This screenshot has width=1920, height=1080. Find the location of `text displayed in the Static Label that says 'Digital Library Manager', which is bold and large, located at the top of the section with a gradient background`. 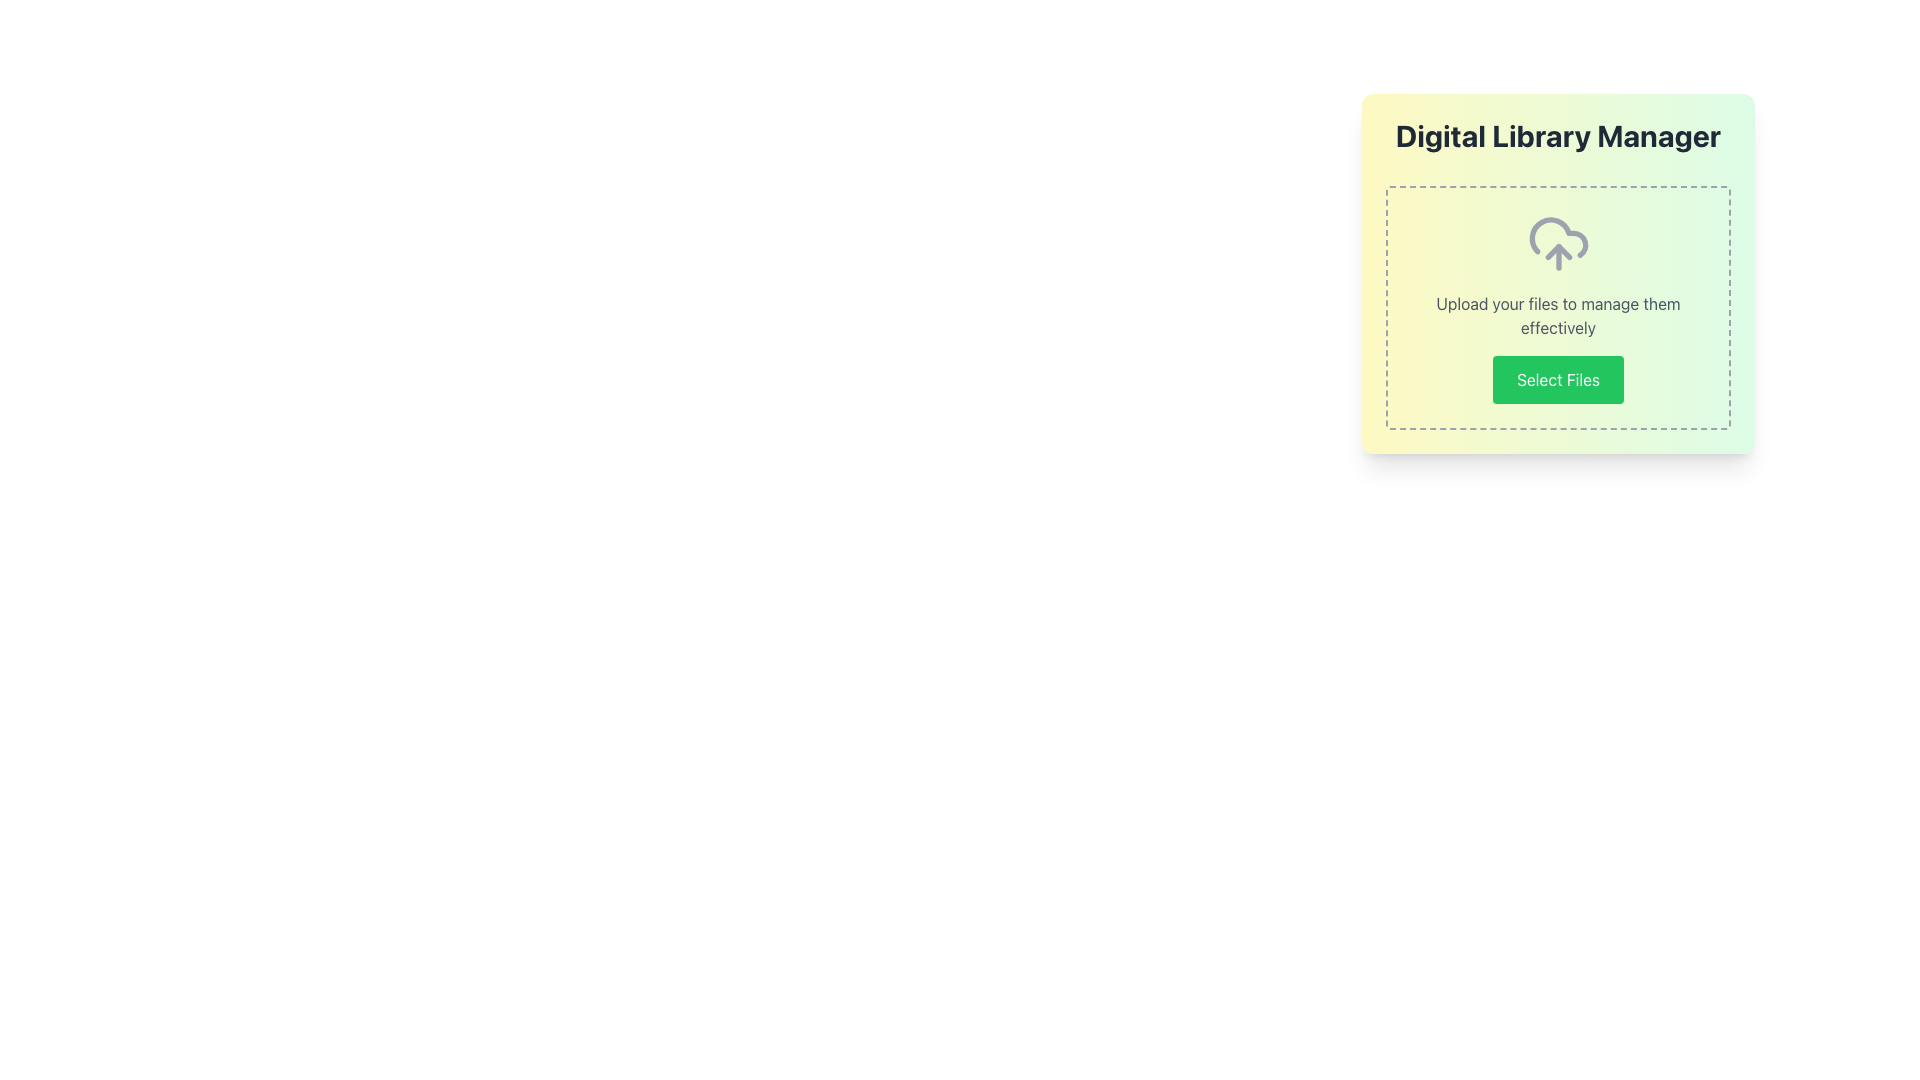

text displayed in the Static Label that says 'Digital Library Manager', which is bold and large, located at the top of the section with a gradient background is located at coordinates (1557, 135).